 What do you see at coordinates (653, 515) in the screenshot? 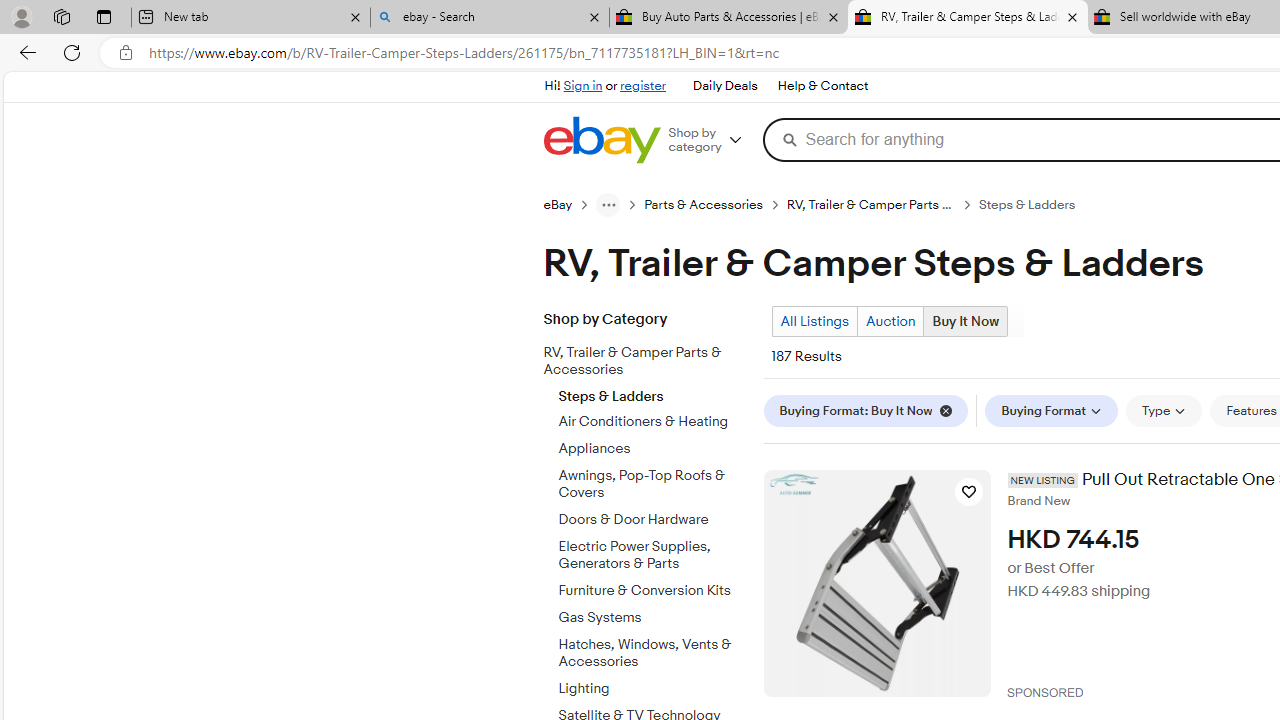
I see `'Doors & Door Hardware'` at bounding box center [653, 515].